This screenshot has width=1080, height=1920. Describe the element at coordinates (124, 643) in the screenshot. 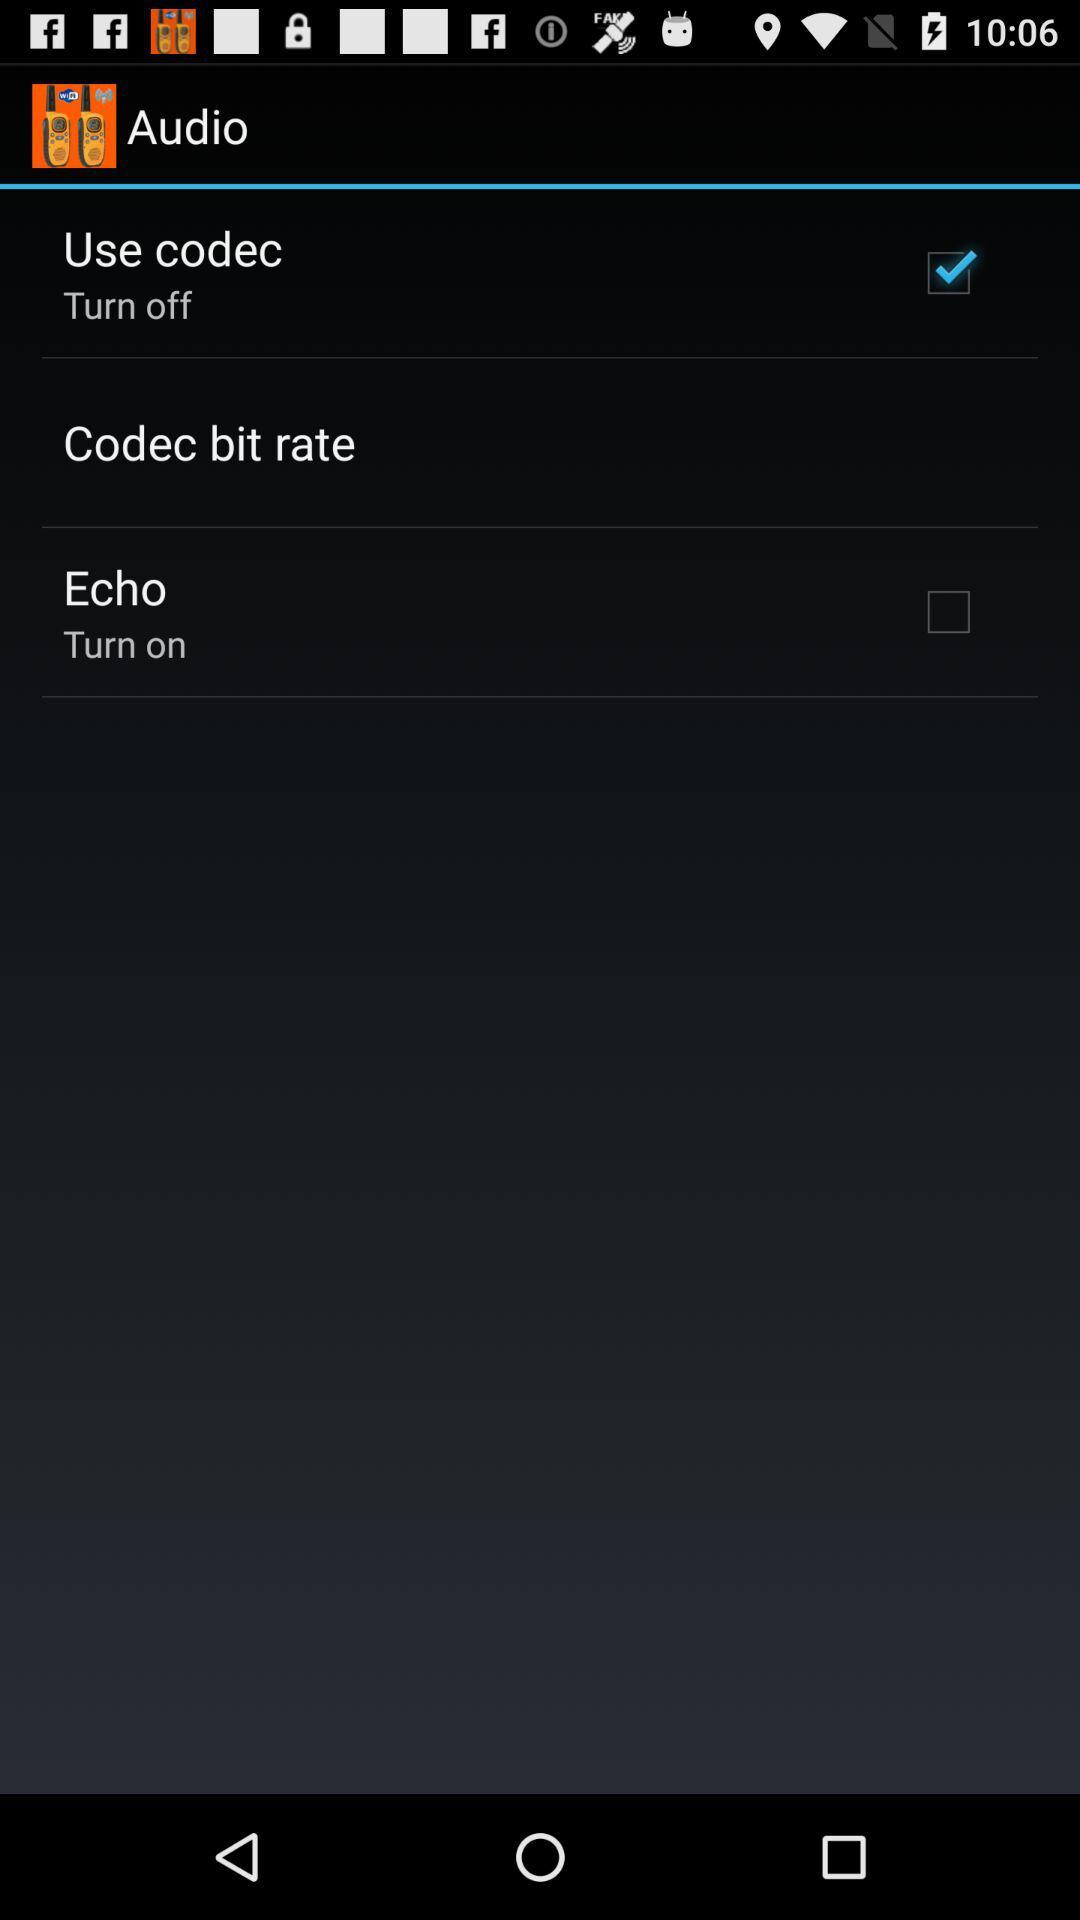

I see `the item below the echo` at that location.